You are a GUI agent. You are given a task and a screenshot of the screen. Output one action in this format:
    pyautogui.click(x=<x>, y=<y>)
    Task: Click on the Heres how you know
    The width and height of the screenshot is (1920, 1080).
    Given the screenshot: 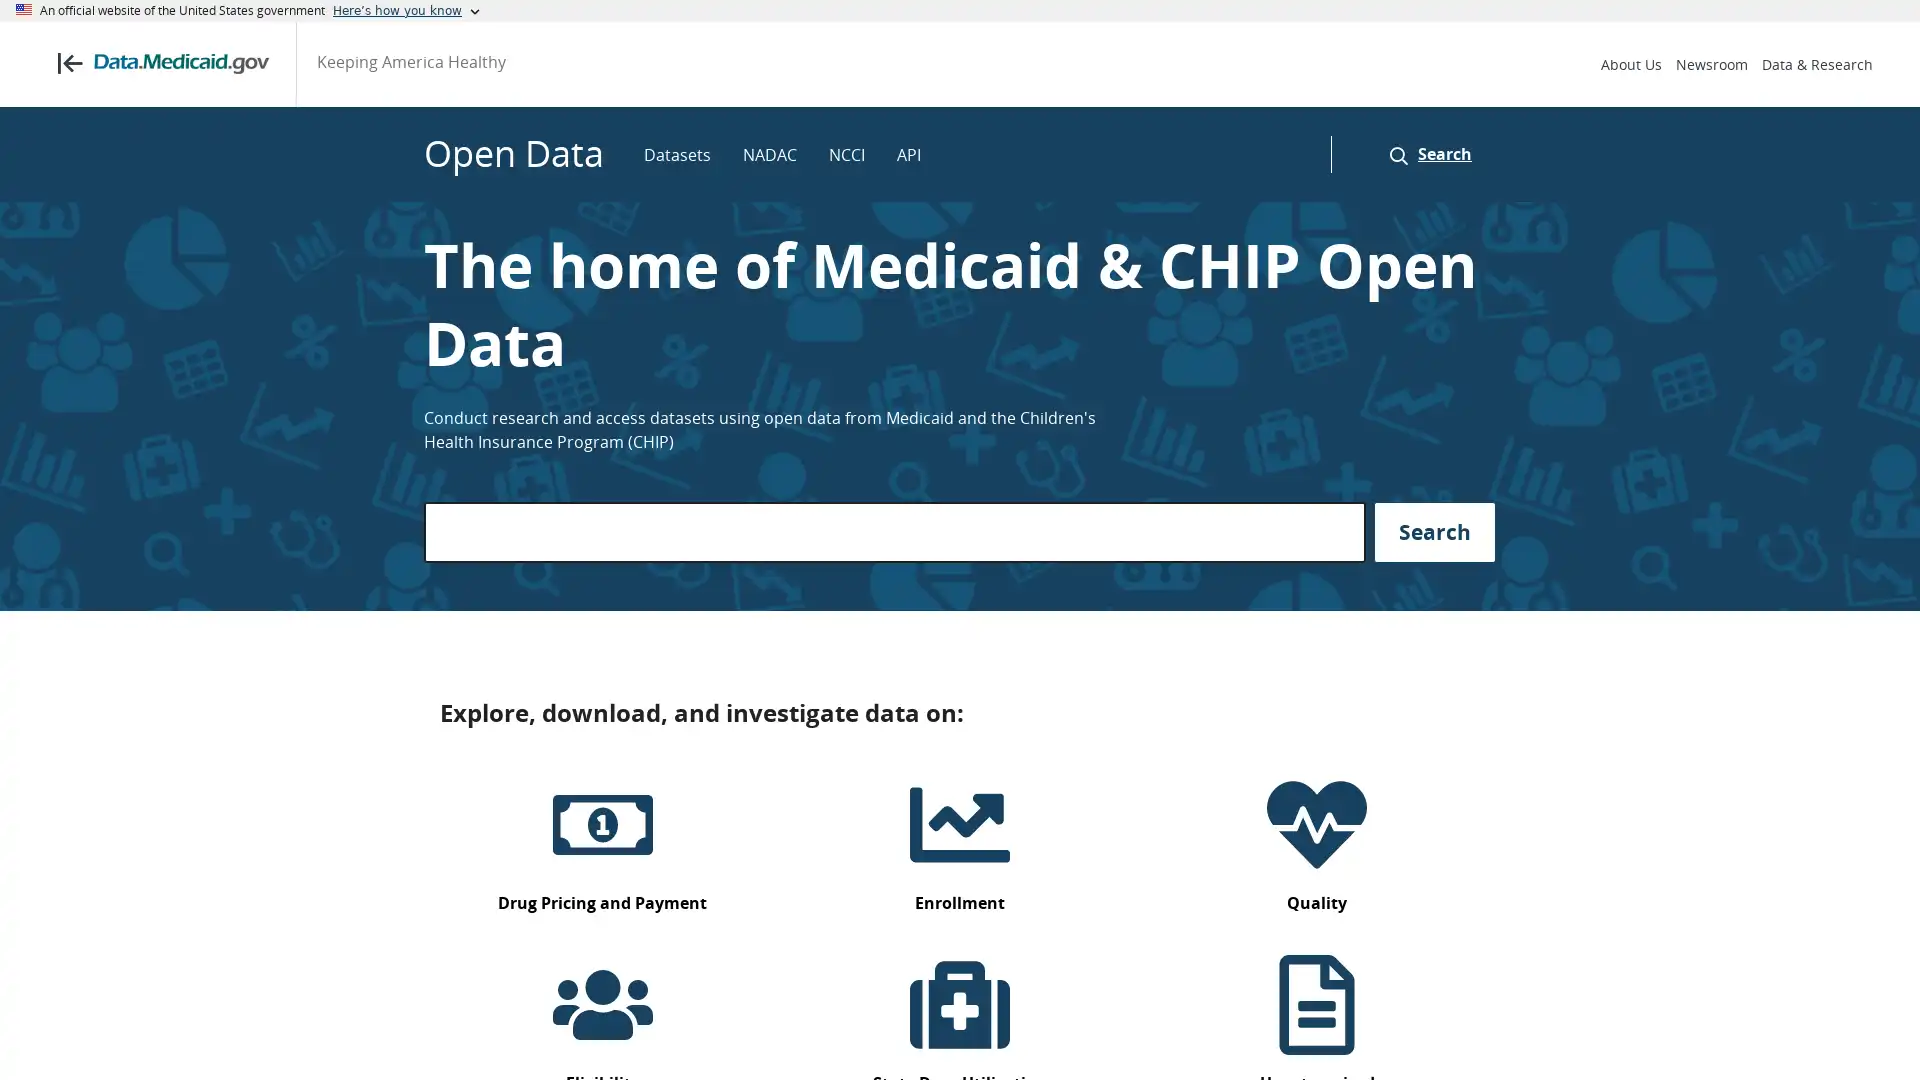 What is the action you would take?
    pyautogui.click(x=405, y=11)
    